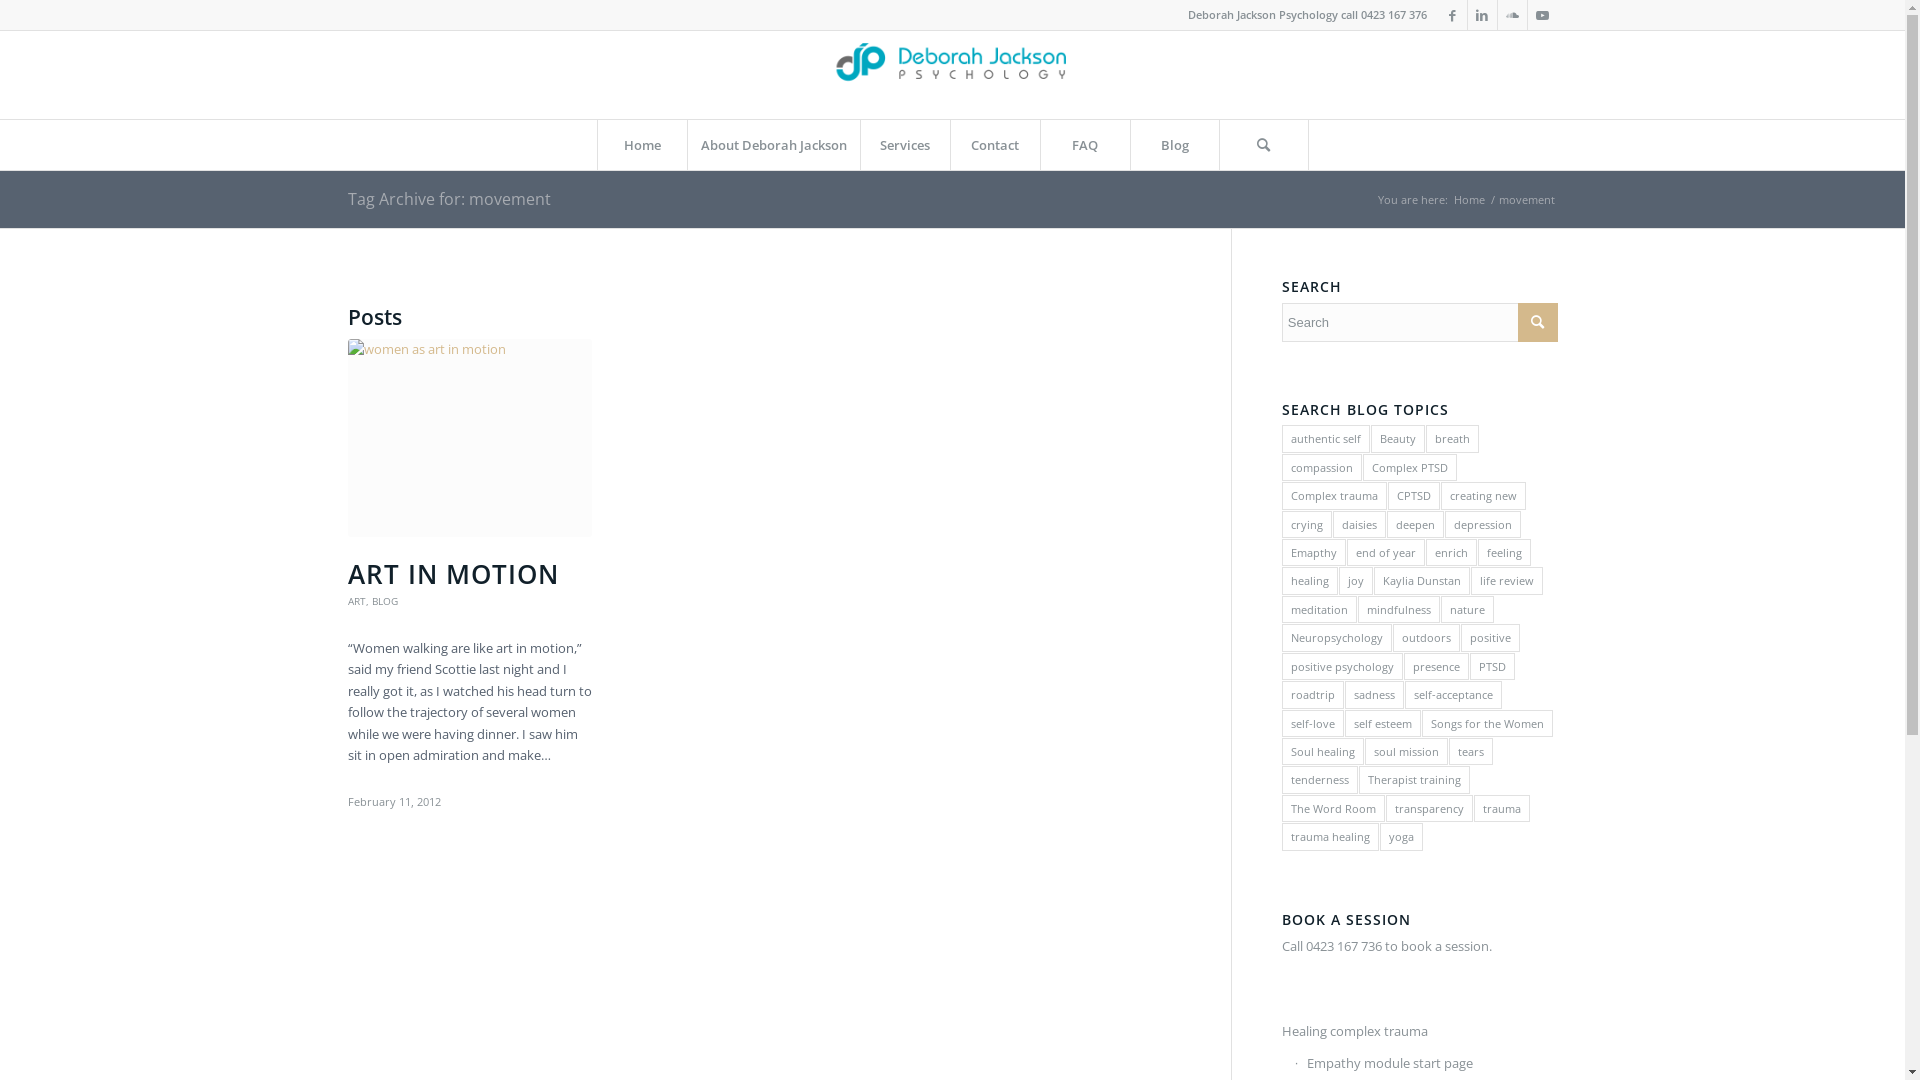  What do you see at coordinates (1356, 580) in the screenshot?
I see `'joy'` at bounding box center [1356, 580].